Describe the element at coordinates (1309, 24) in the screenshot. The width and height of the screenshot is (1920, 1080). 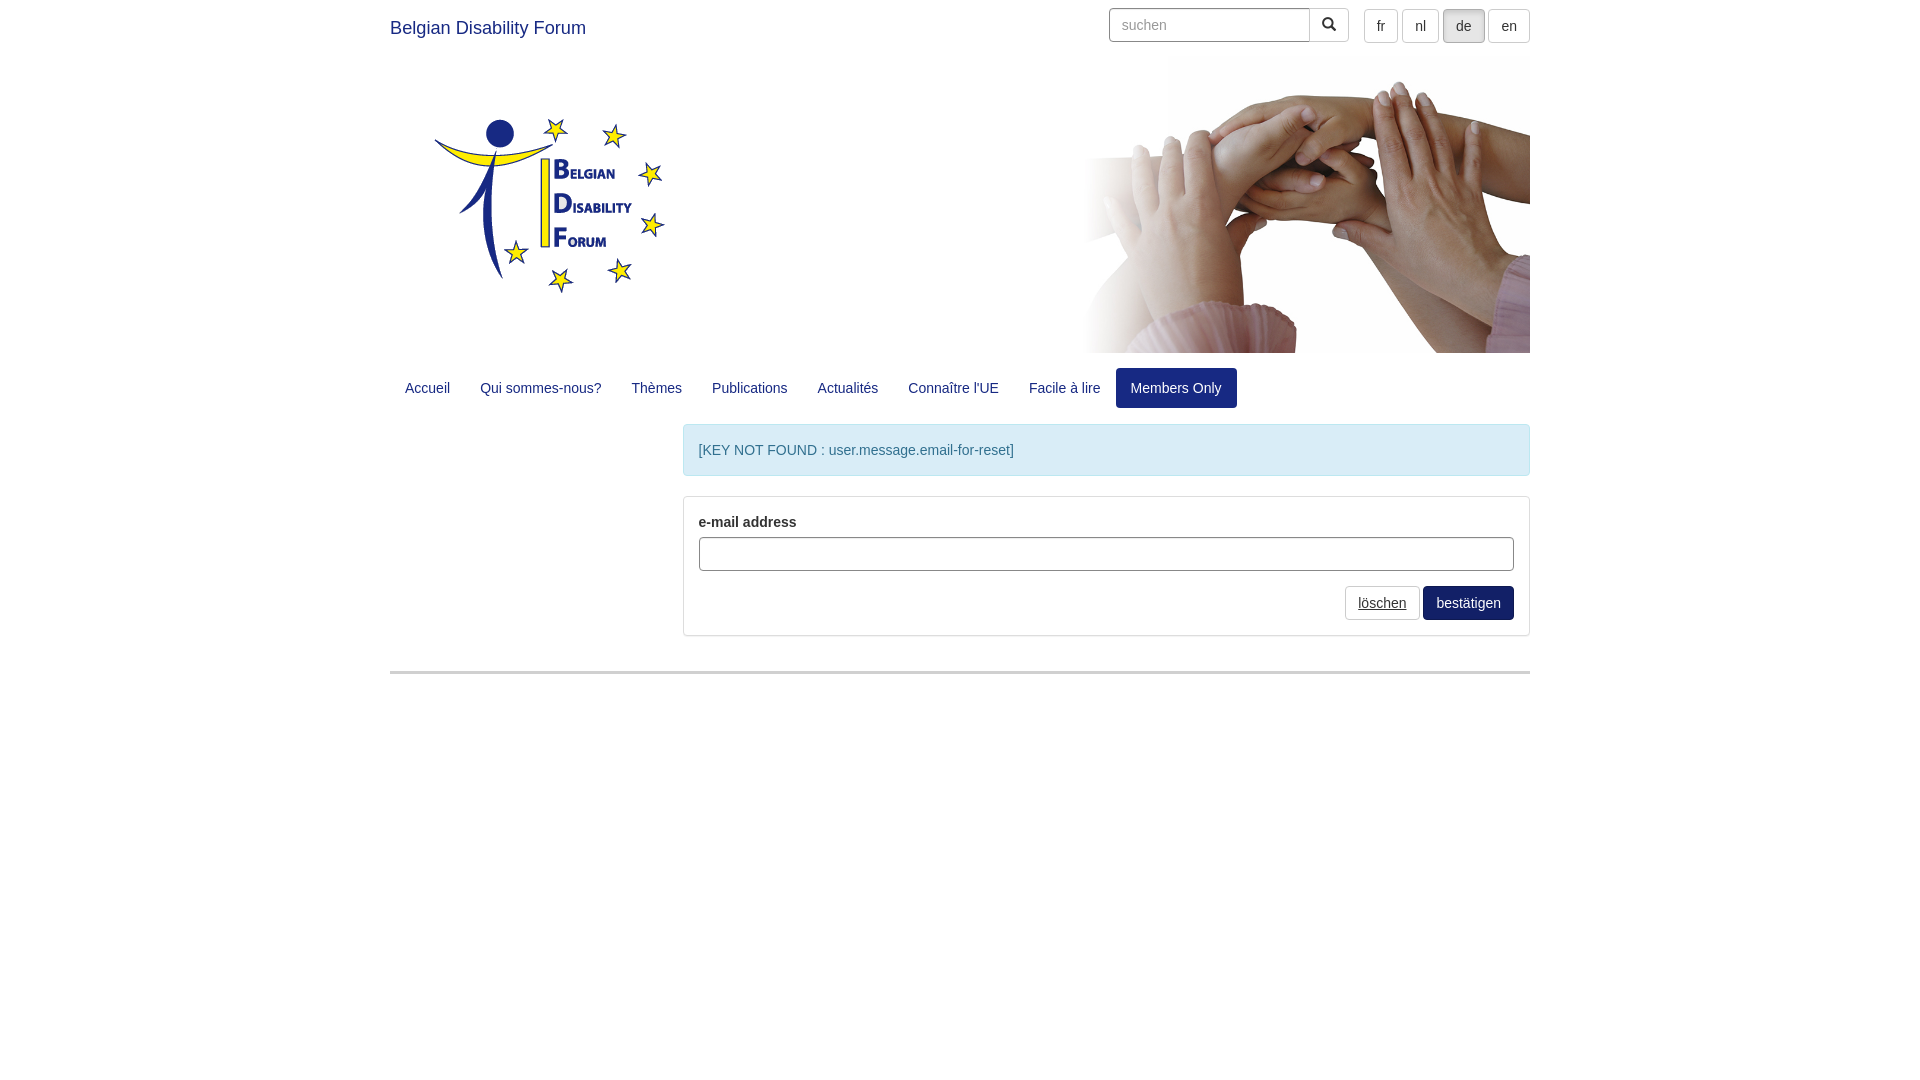
I see `'suchen'` at that location.